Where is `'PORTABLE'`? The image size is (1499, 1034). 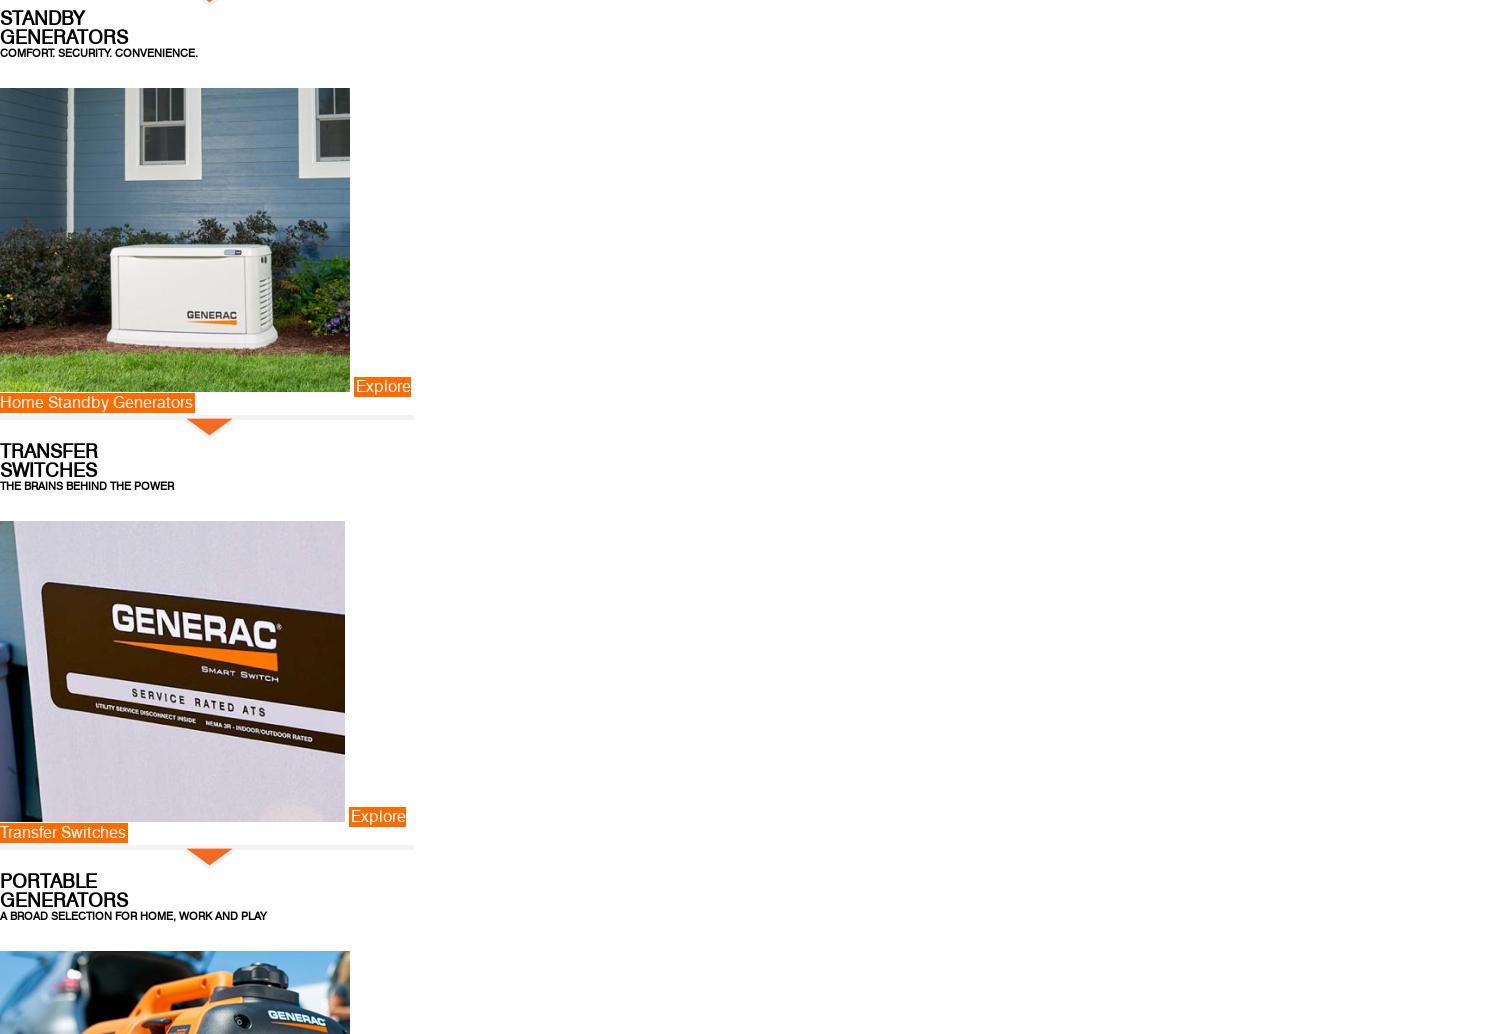
'PORTABLE' is located at coordinates (0, 880).